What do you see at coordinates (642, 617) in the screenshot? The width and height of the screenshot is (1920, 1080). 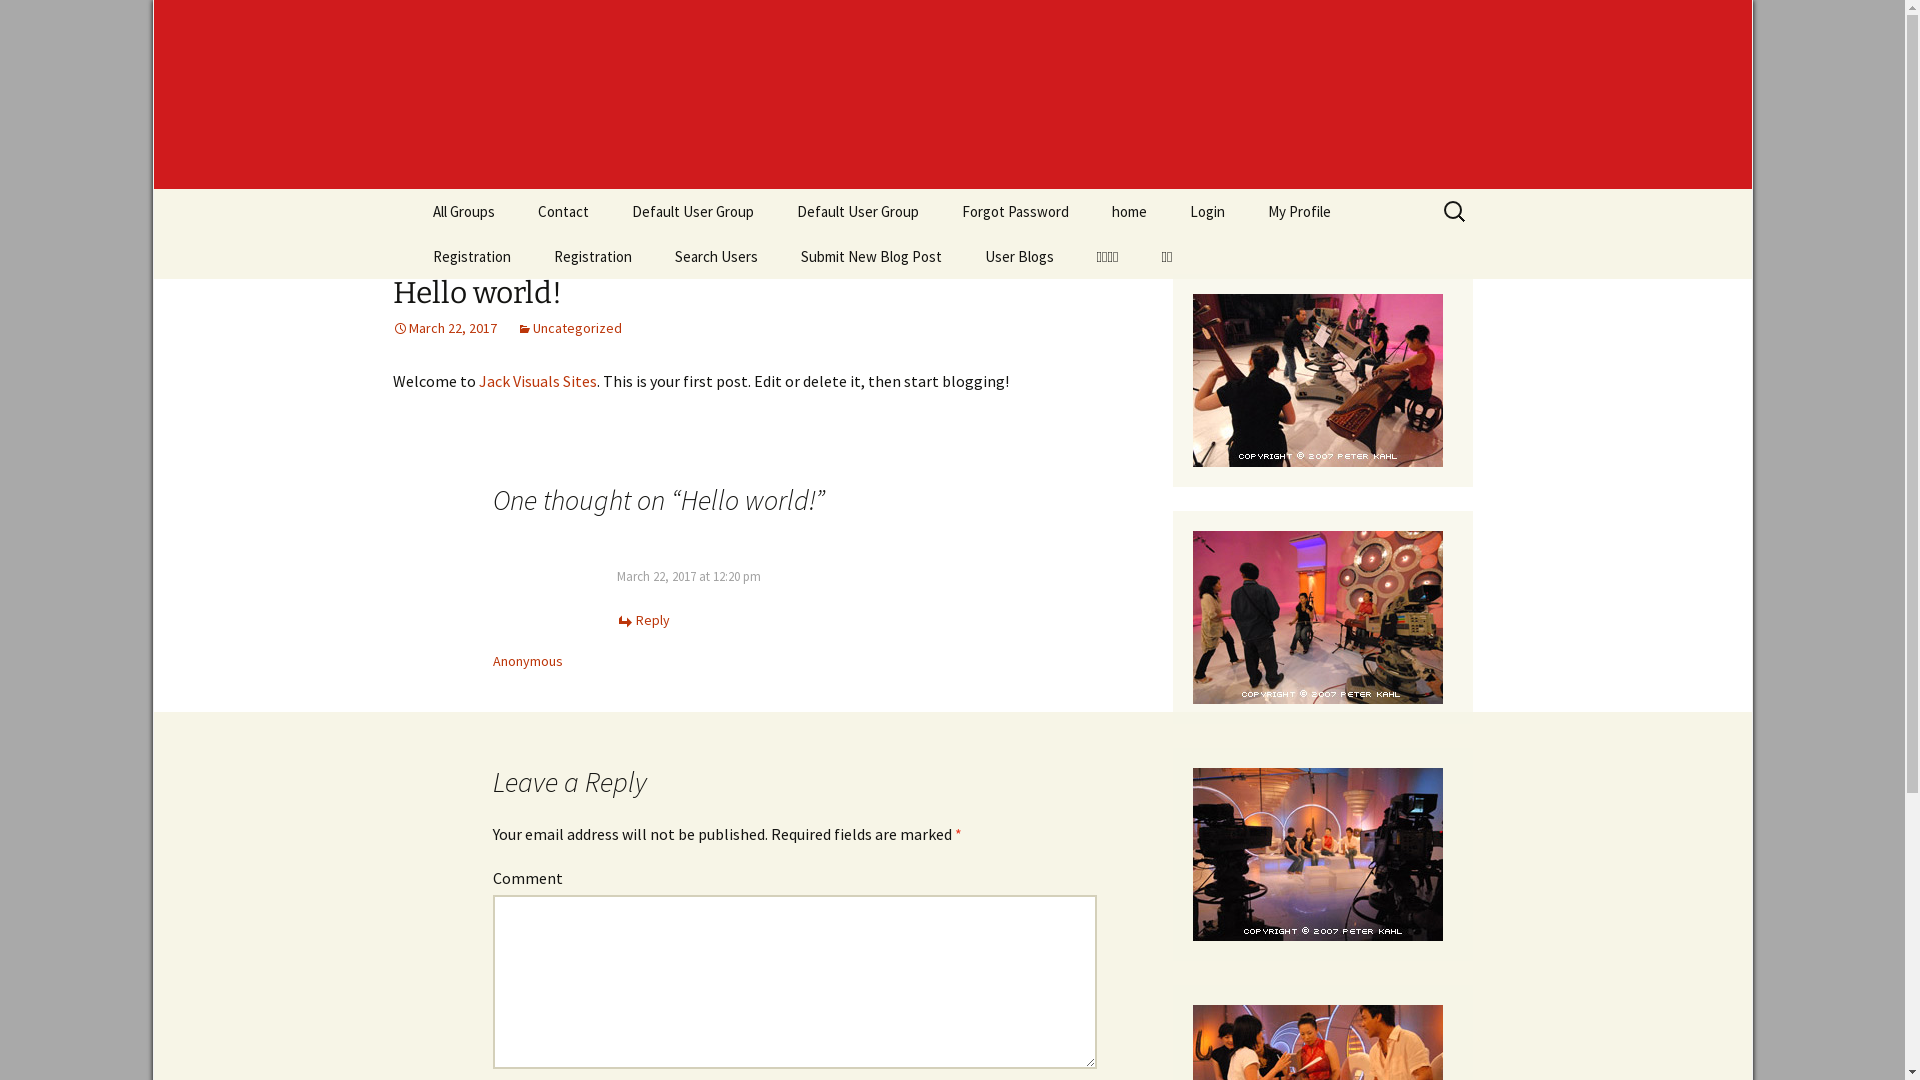 I see `'Reply'` at bounding box center [642, 617].